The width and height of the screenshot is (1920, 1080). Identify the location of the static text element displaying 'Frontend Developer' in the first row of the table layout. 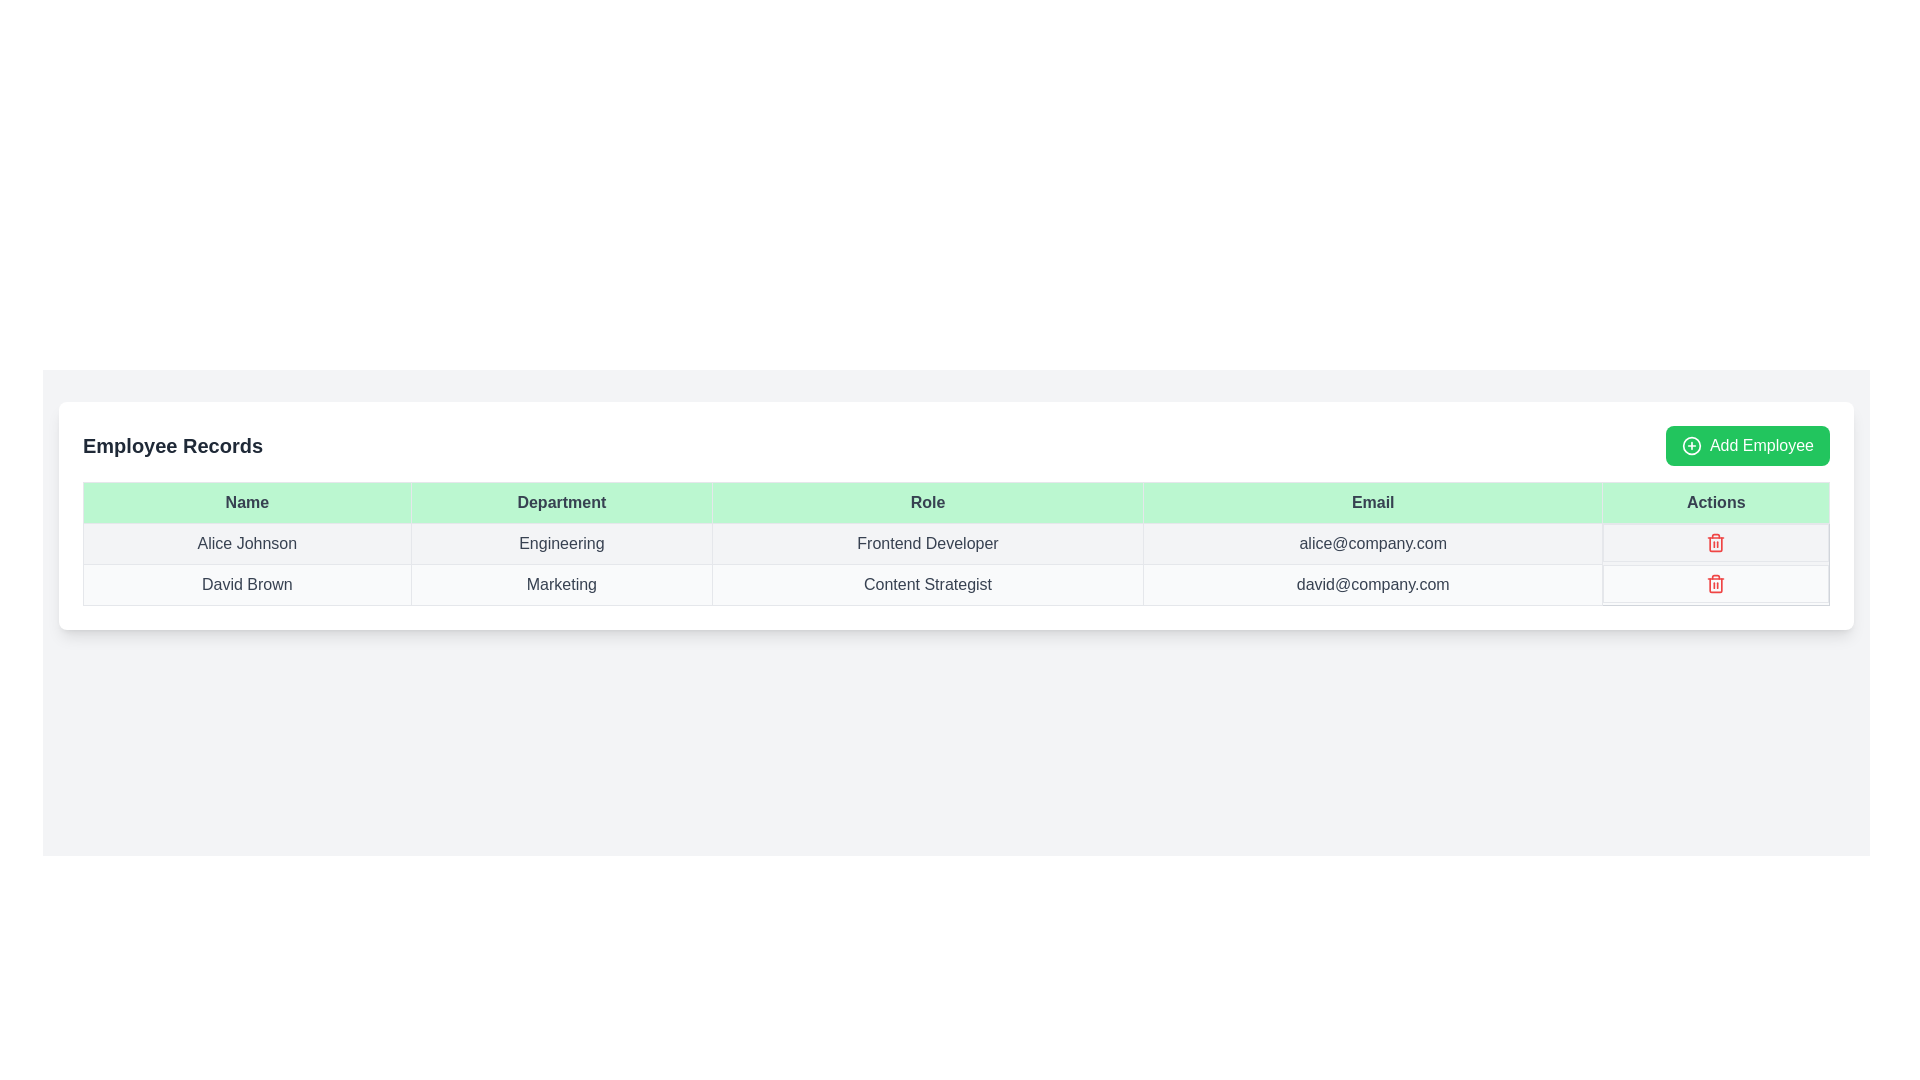
(926, 543).